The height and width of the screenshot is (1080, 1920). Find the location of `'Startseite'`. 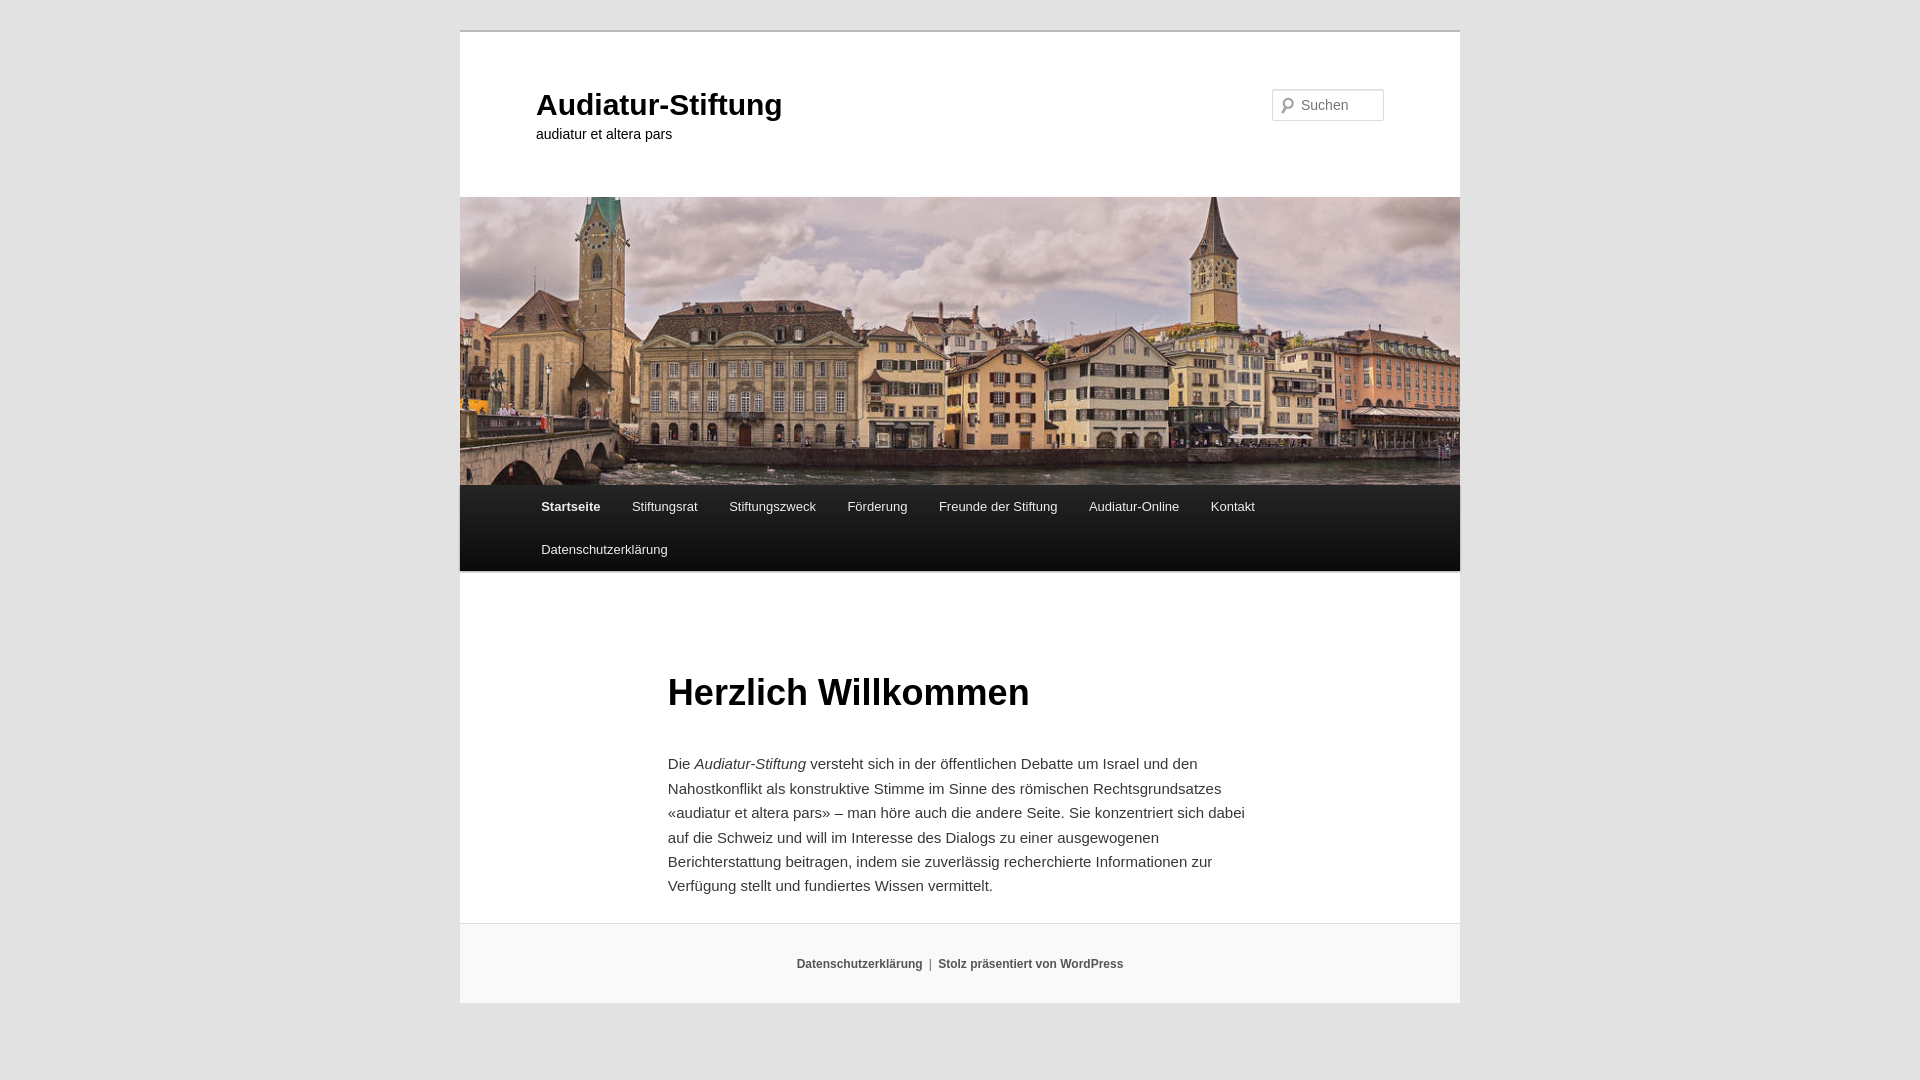

'Startseite' is located at coordinates (569, 505).